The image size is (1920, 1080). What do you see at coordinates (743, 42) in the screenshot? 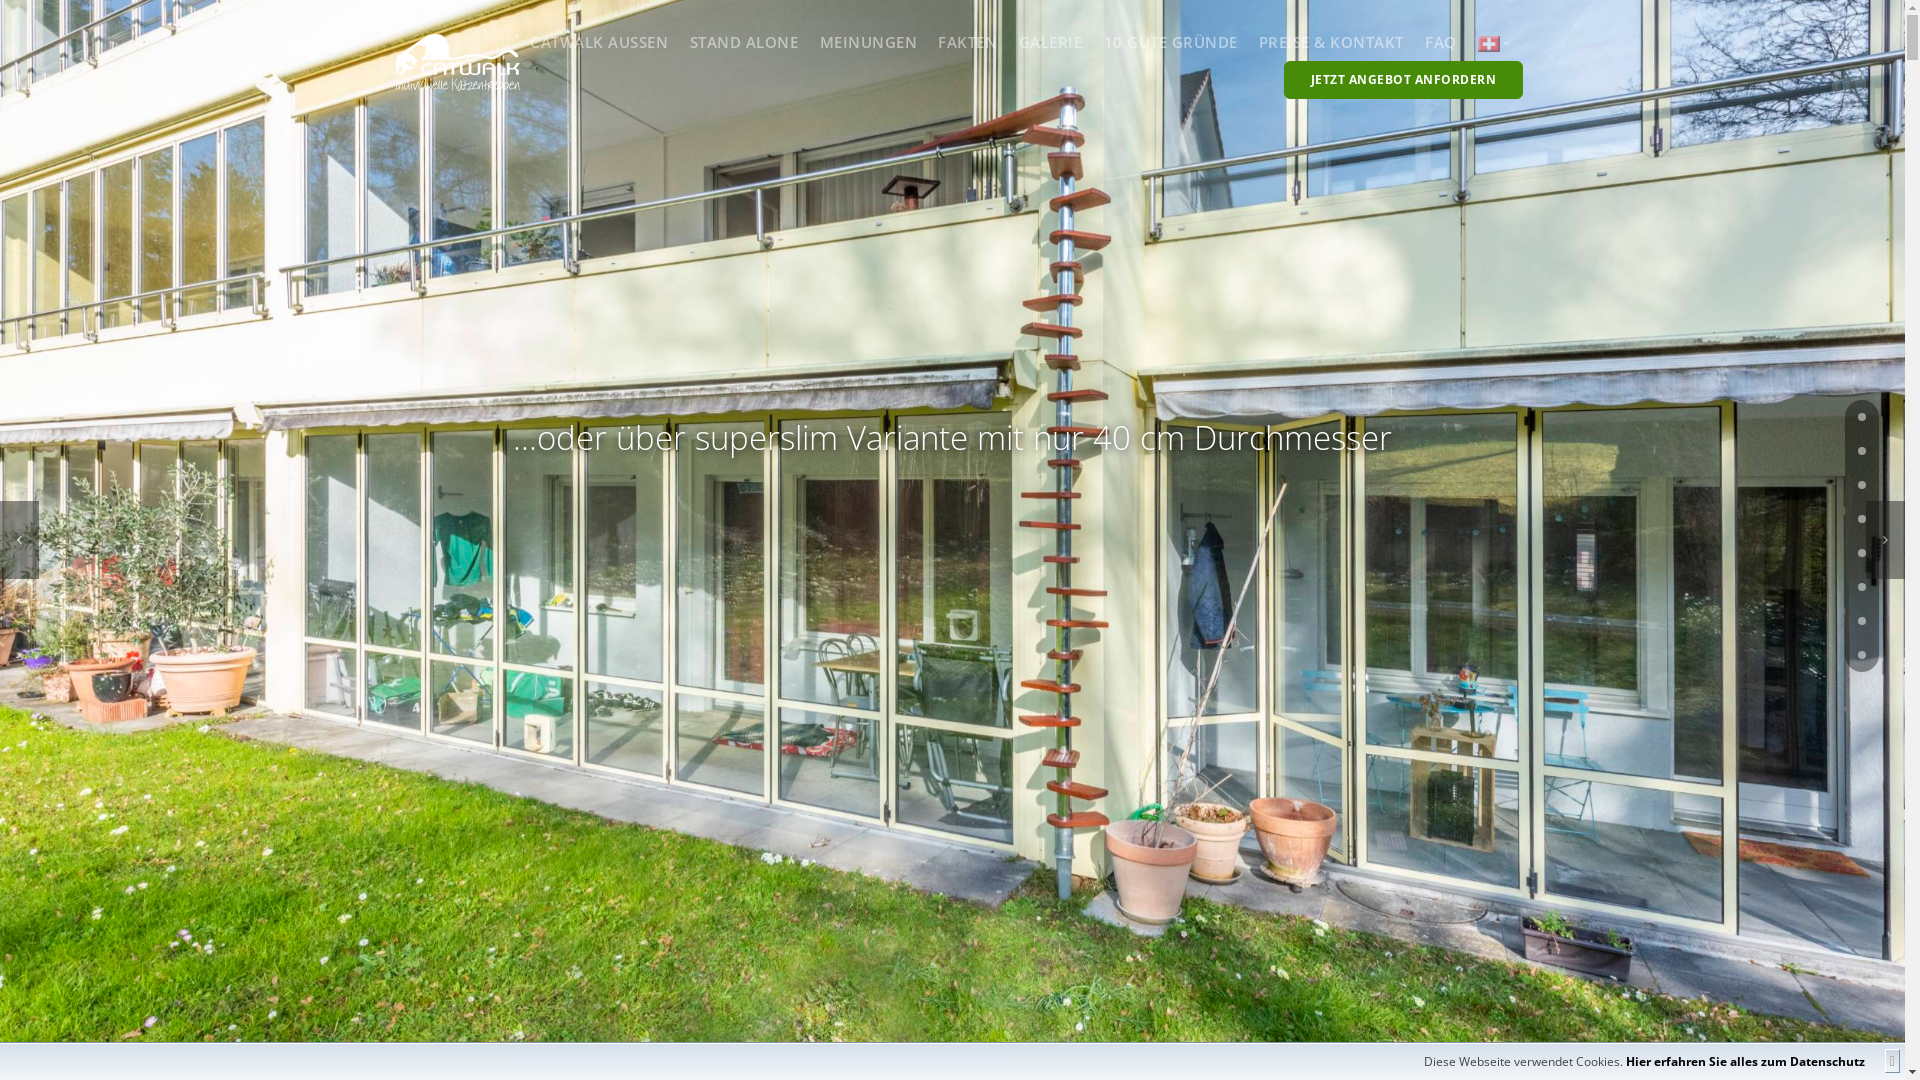
I see `'STAND ALONE'` at bounding box center [743, 42].